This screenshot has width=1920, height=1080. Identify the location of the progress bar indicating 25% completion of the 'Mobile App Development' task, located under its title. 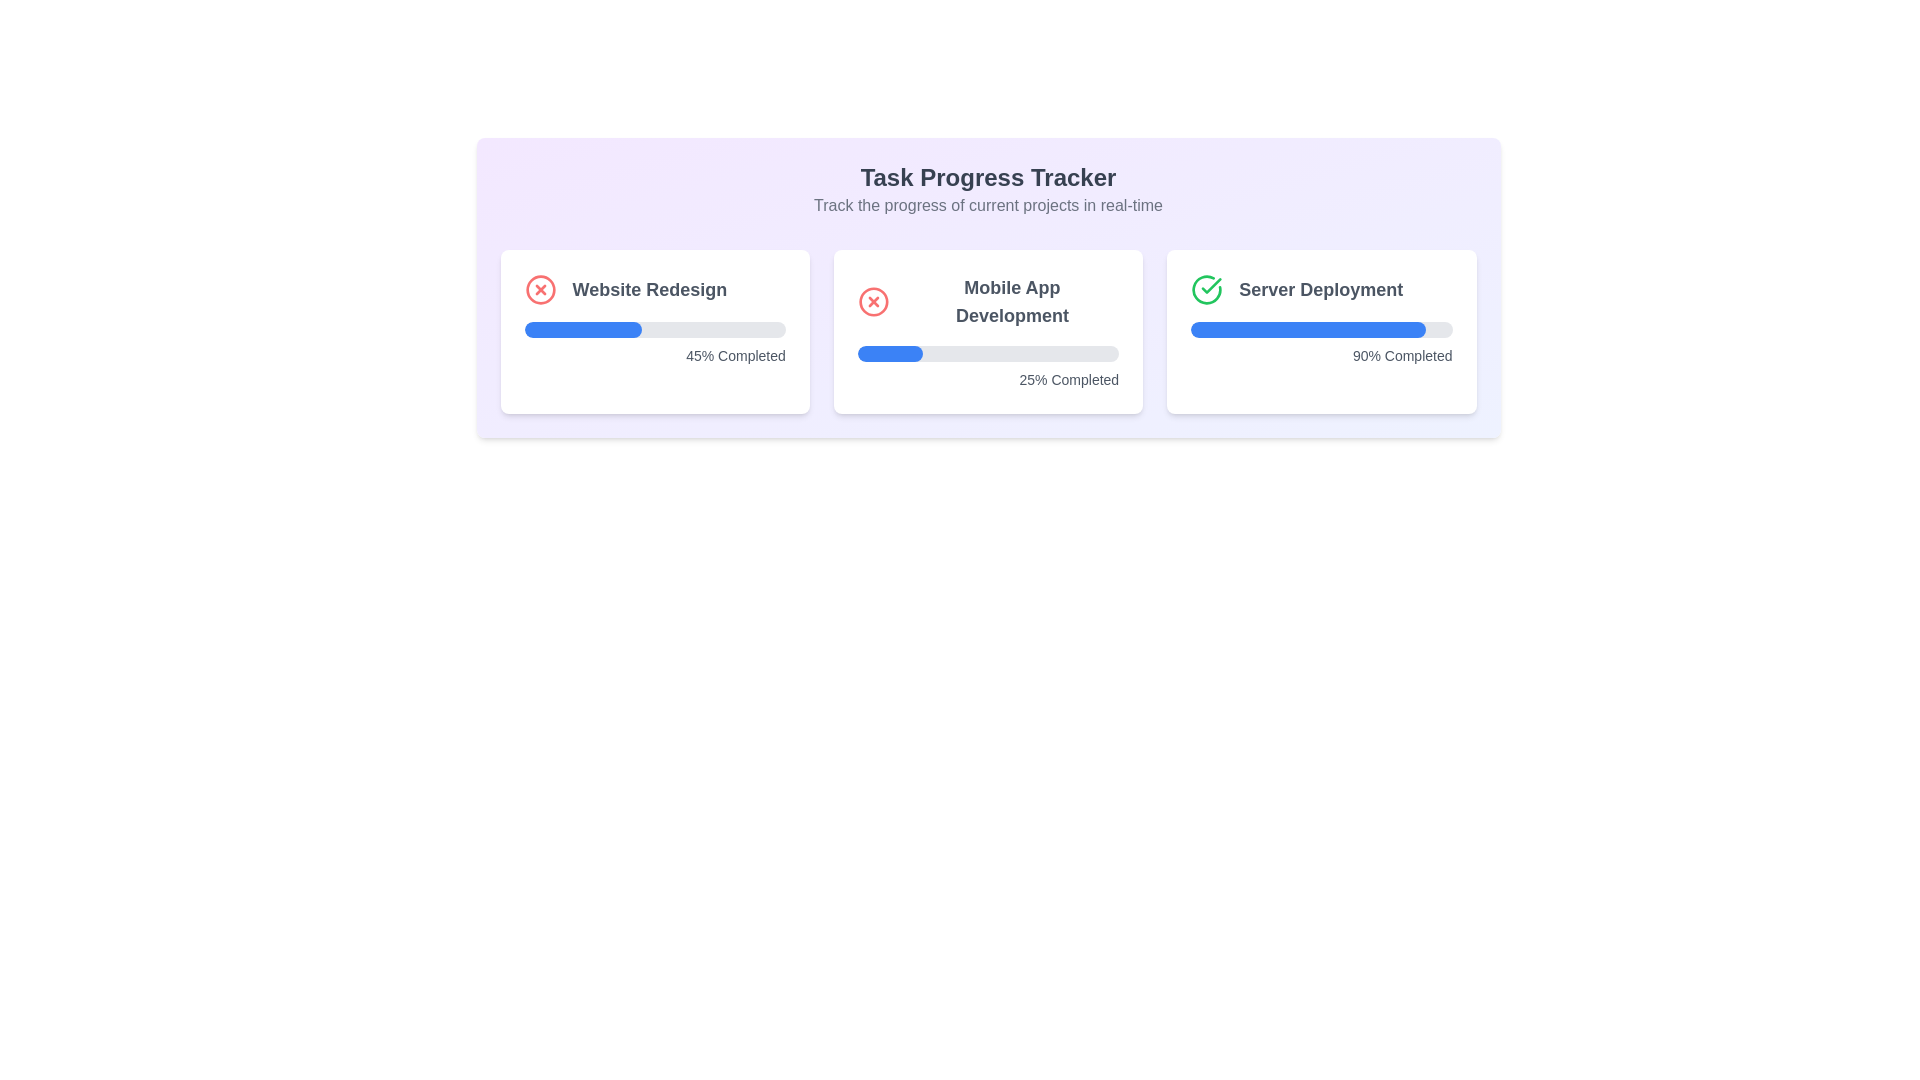
(988, 353).